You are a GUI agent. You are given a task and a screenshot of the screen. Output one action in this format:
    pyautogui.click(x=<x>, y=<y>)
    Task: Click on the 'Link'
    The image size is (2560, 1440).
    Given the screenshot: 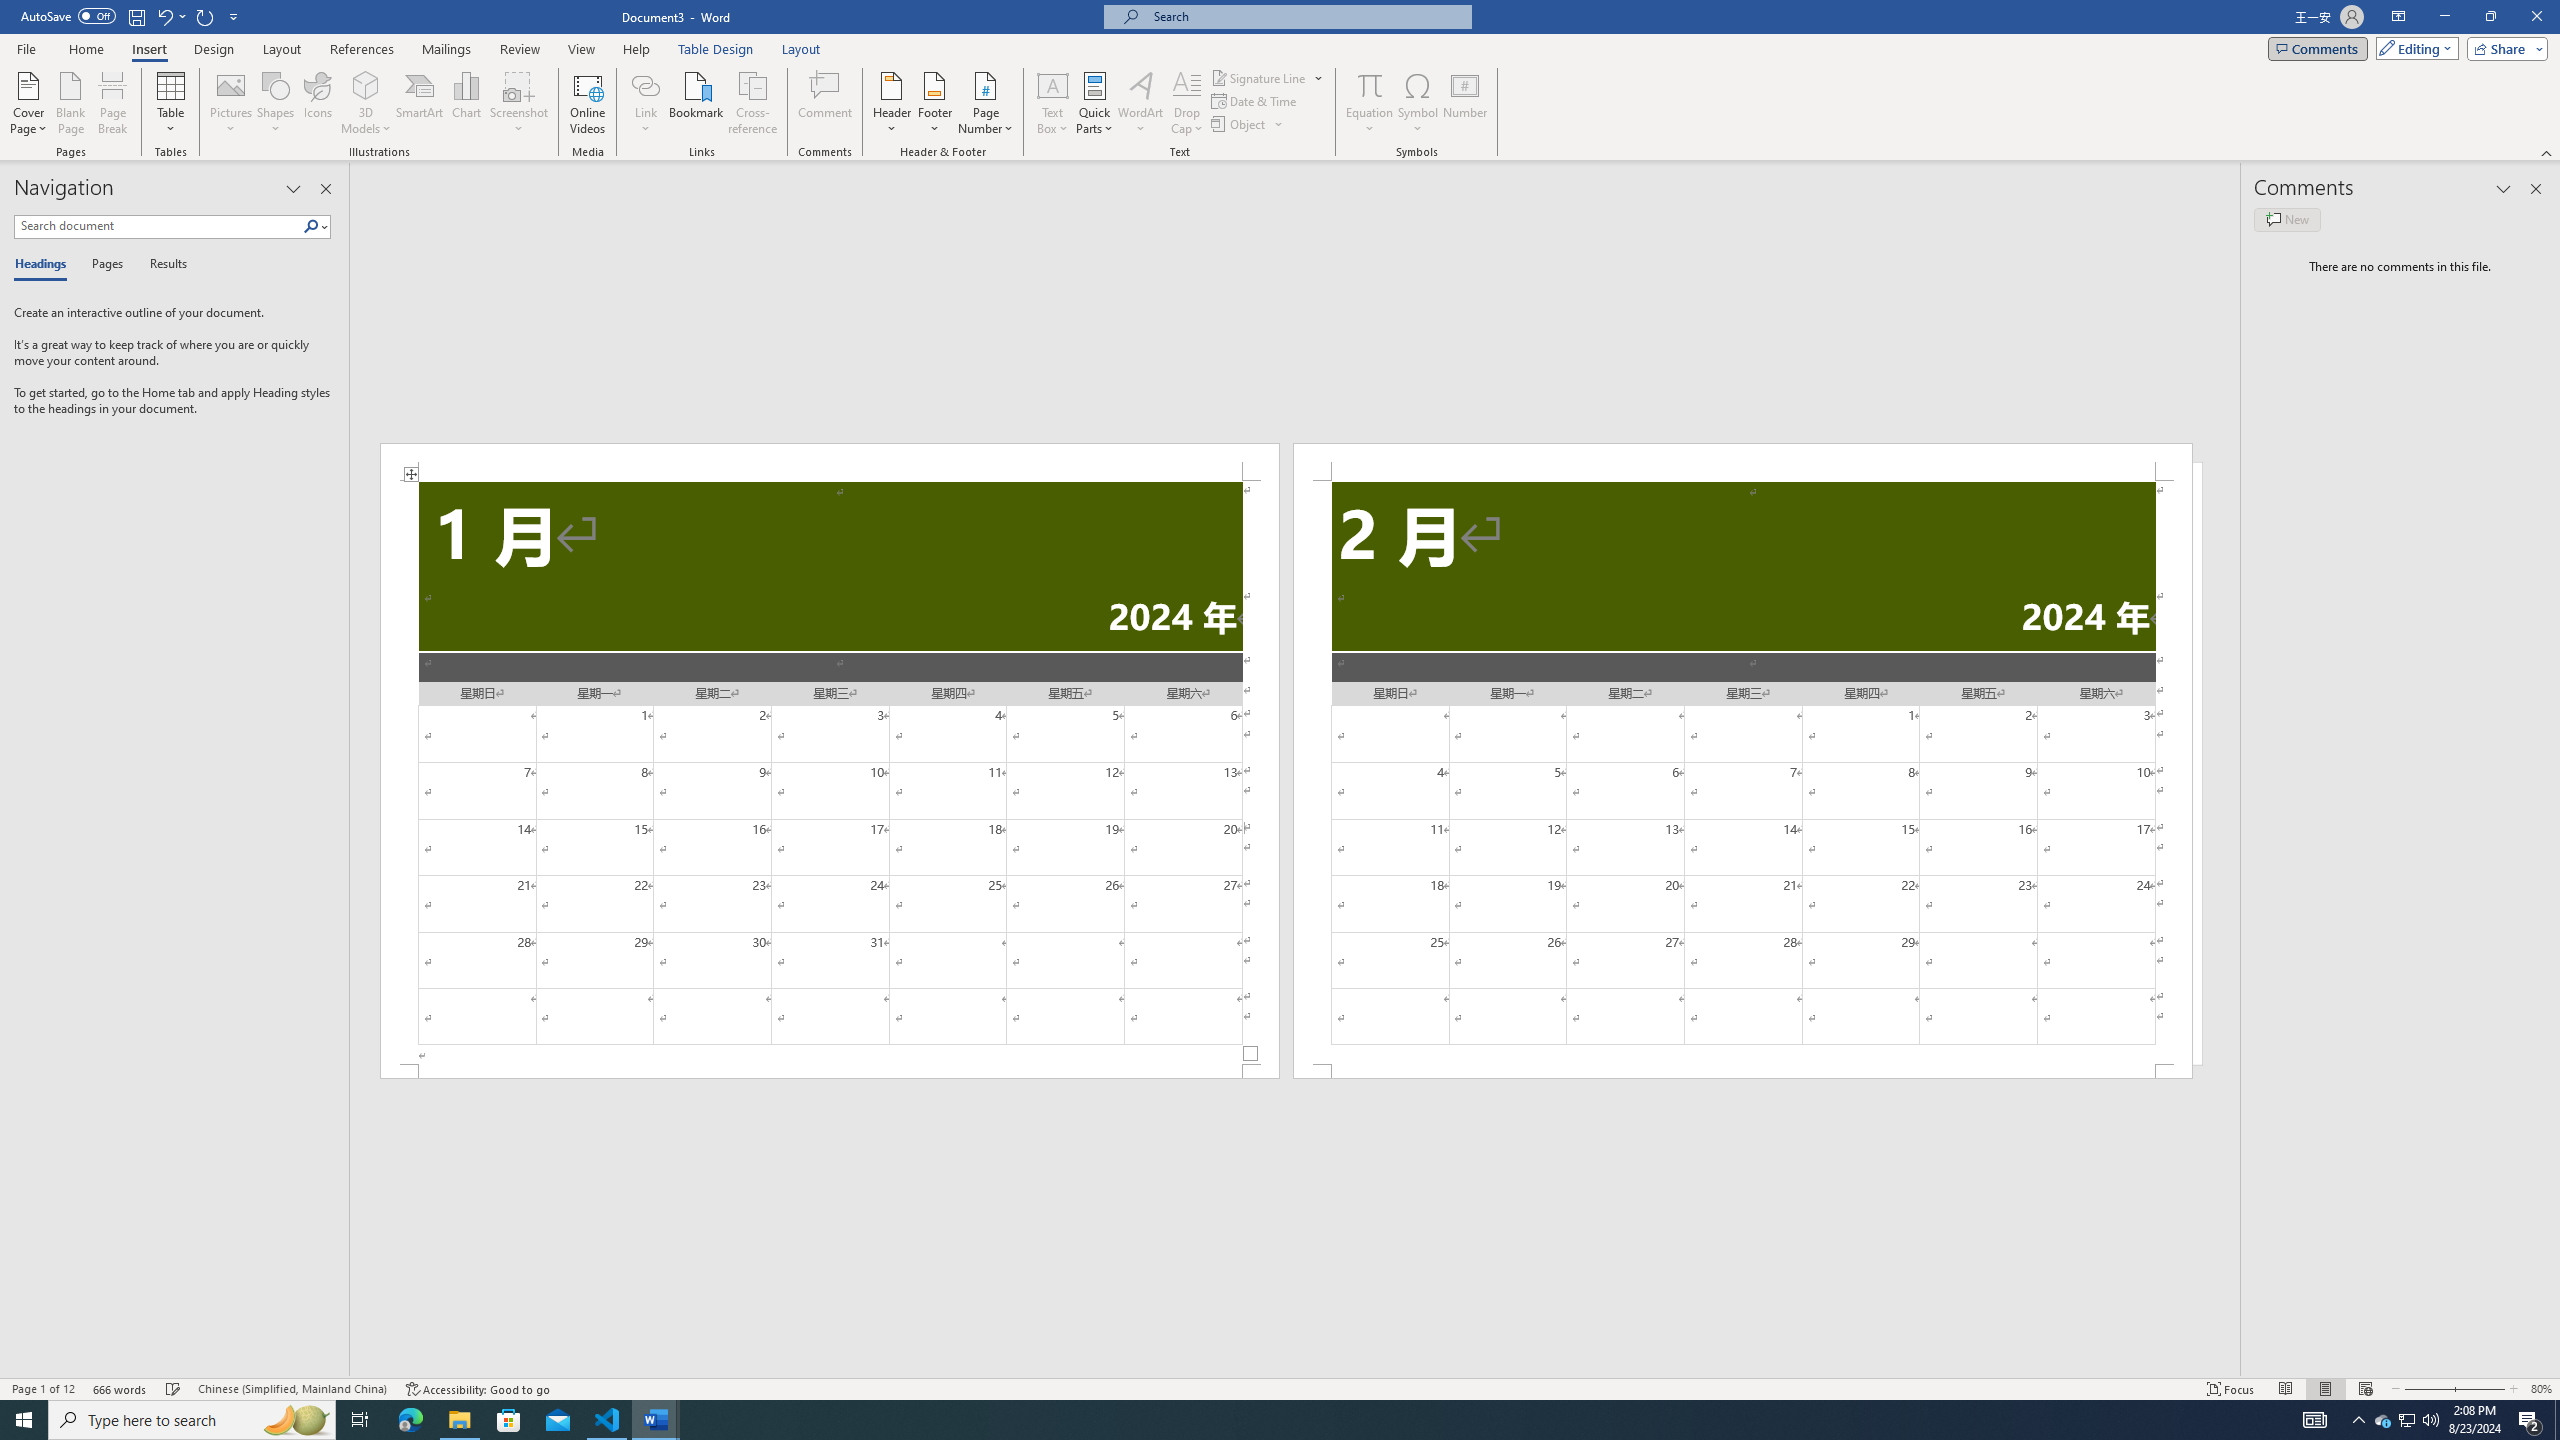 What is the action you would take?
    pyautogui.click(x=645, y=103)
    